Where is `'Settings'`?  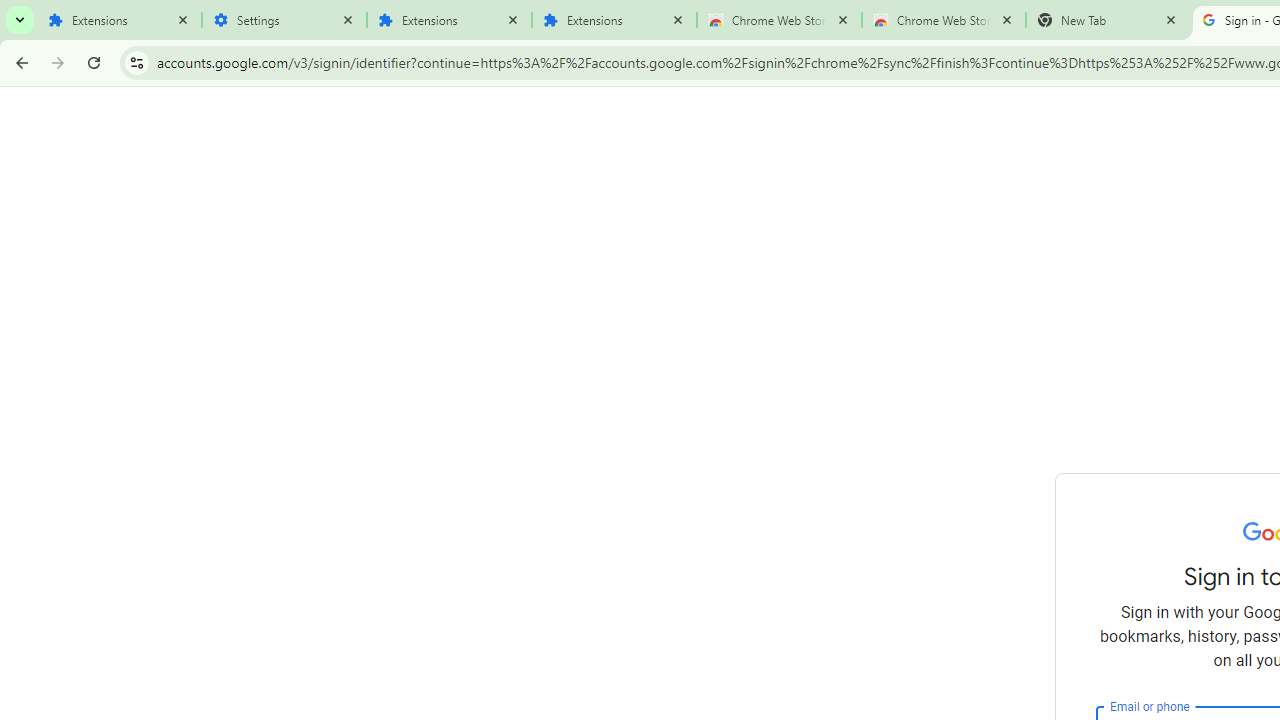
'Settings' is located at coordinates (283, 20).